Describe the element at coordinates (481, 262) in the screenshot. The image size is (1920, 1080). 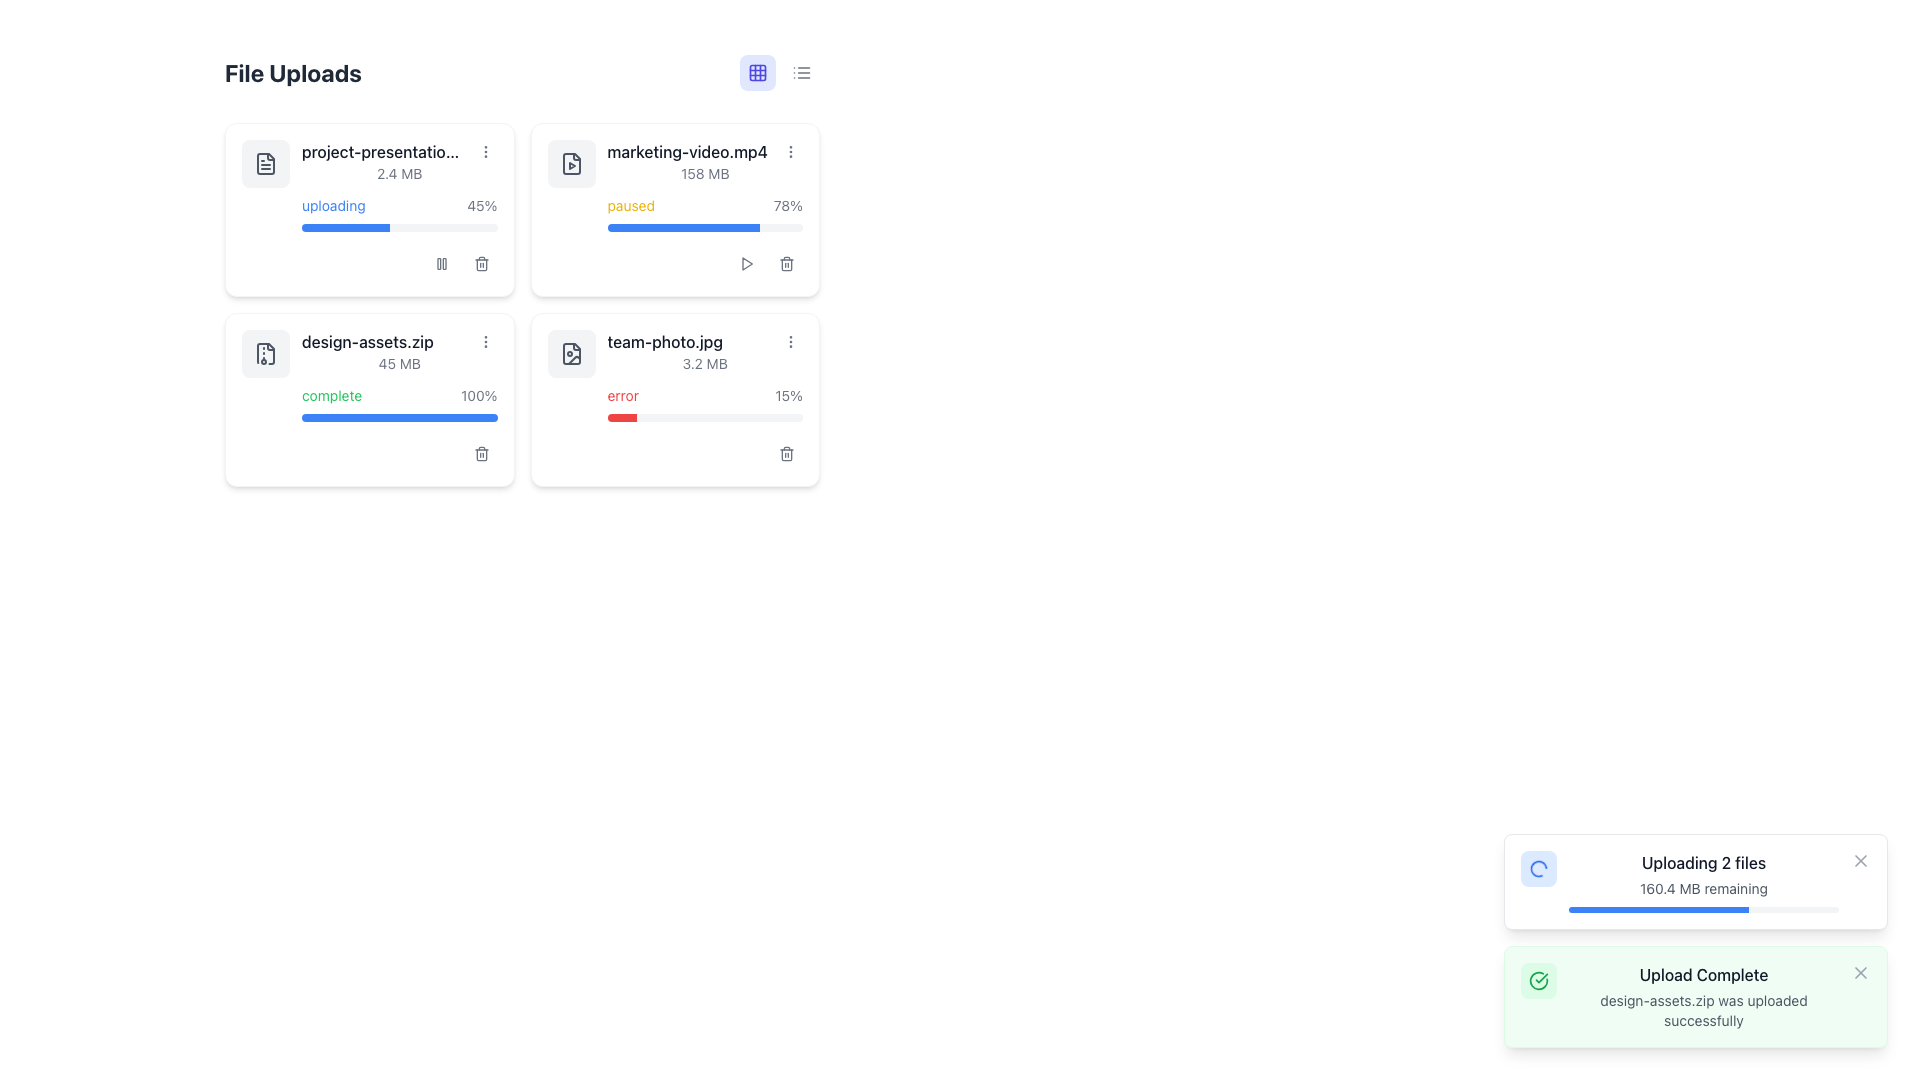
I see `the trash can icon button located in the bottom-right corner of the card for the file titled 'project-presentation...'` at that location.